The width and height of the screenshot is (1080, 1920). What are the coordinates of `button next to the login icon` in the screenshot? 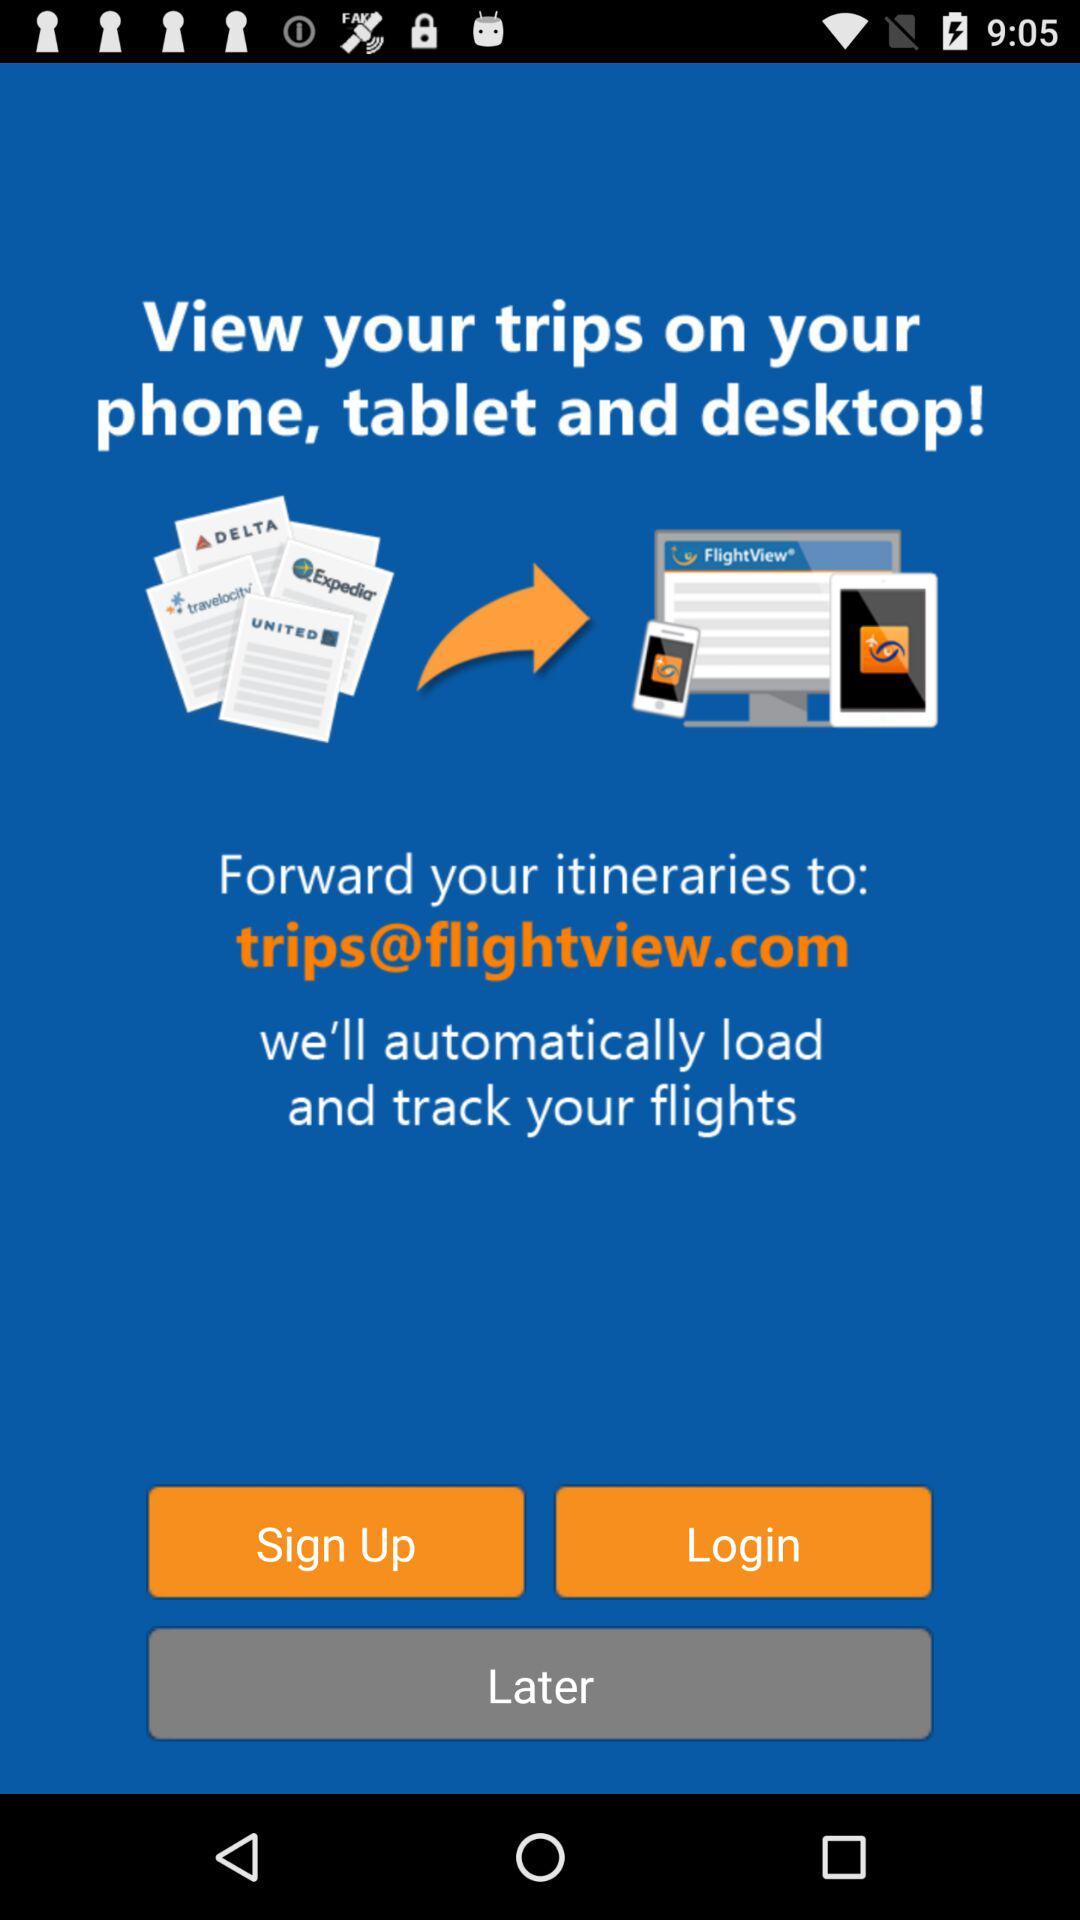 It's located at (335, 1540).